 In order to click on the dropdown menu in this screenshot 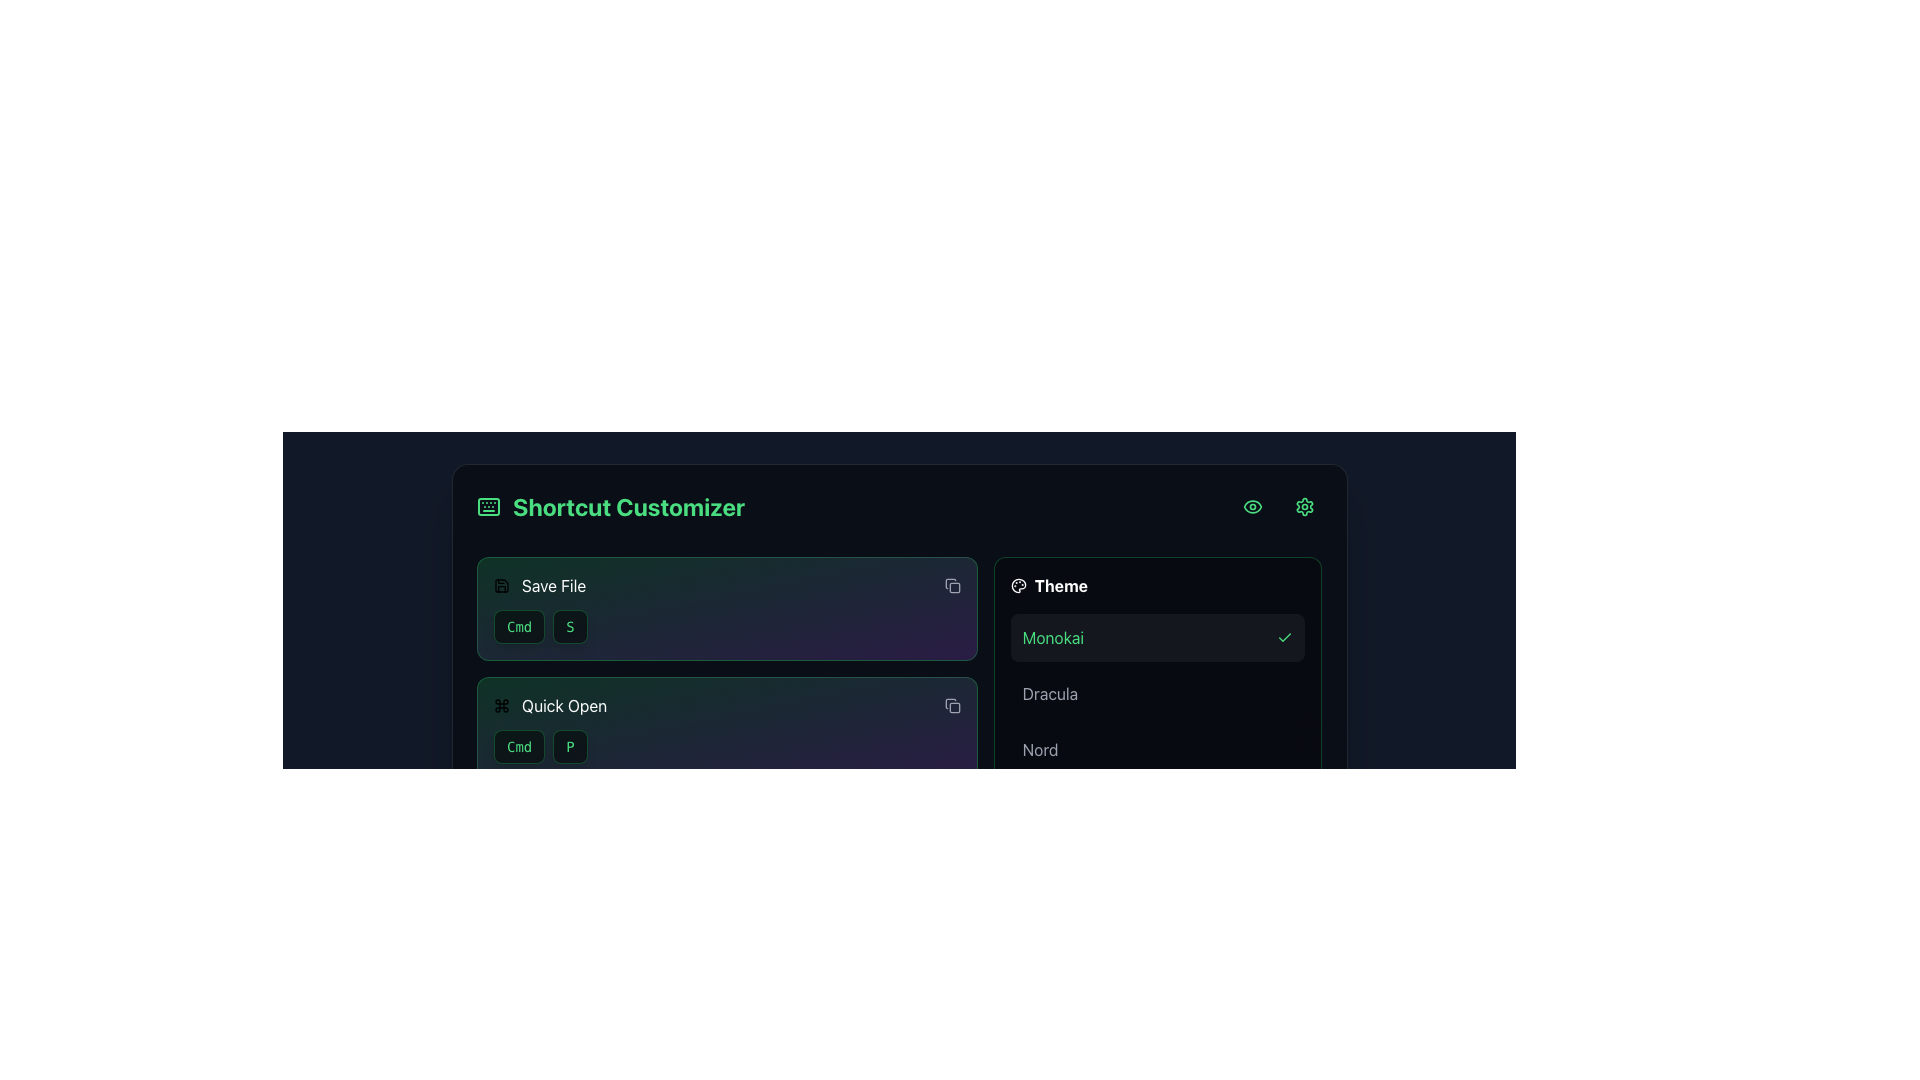, I will do `click(1158, 674)`.